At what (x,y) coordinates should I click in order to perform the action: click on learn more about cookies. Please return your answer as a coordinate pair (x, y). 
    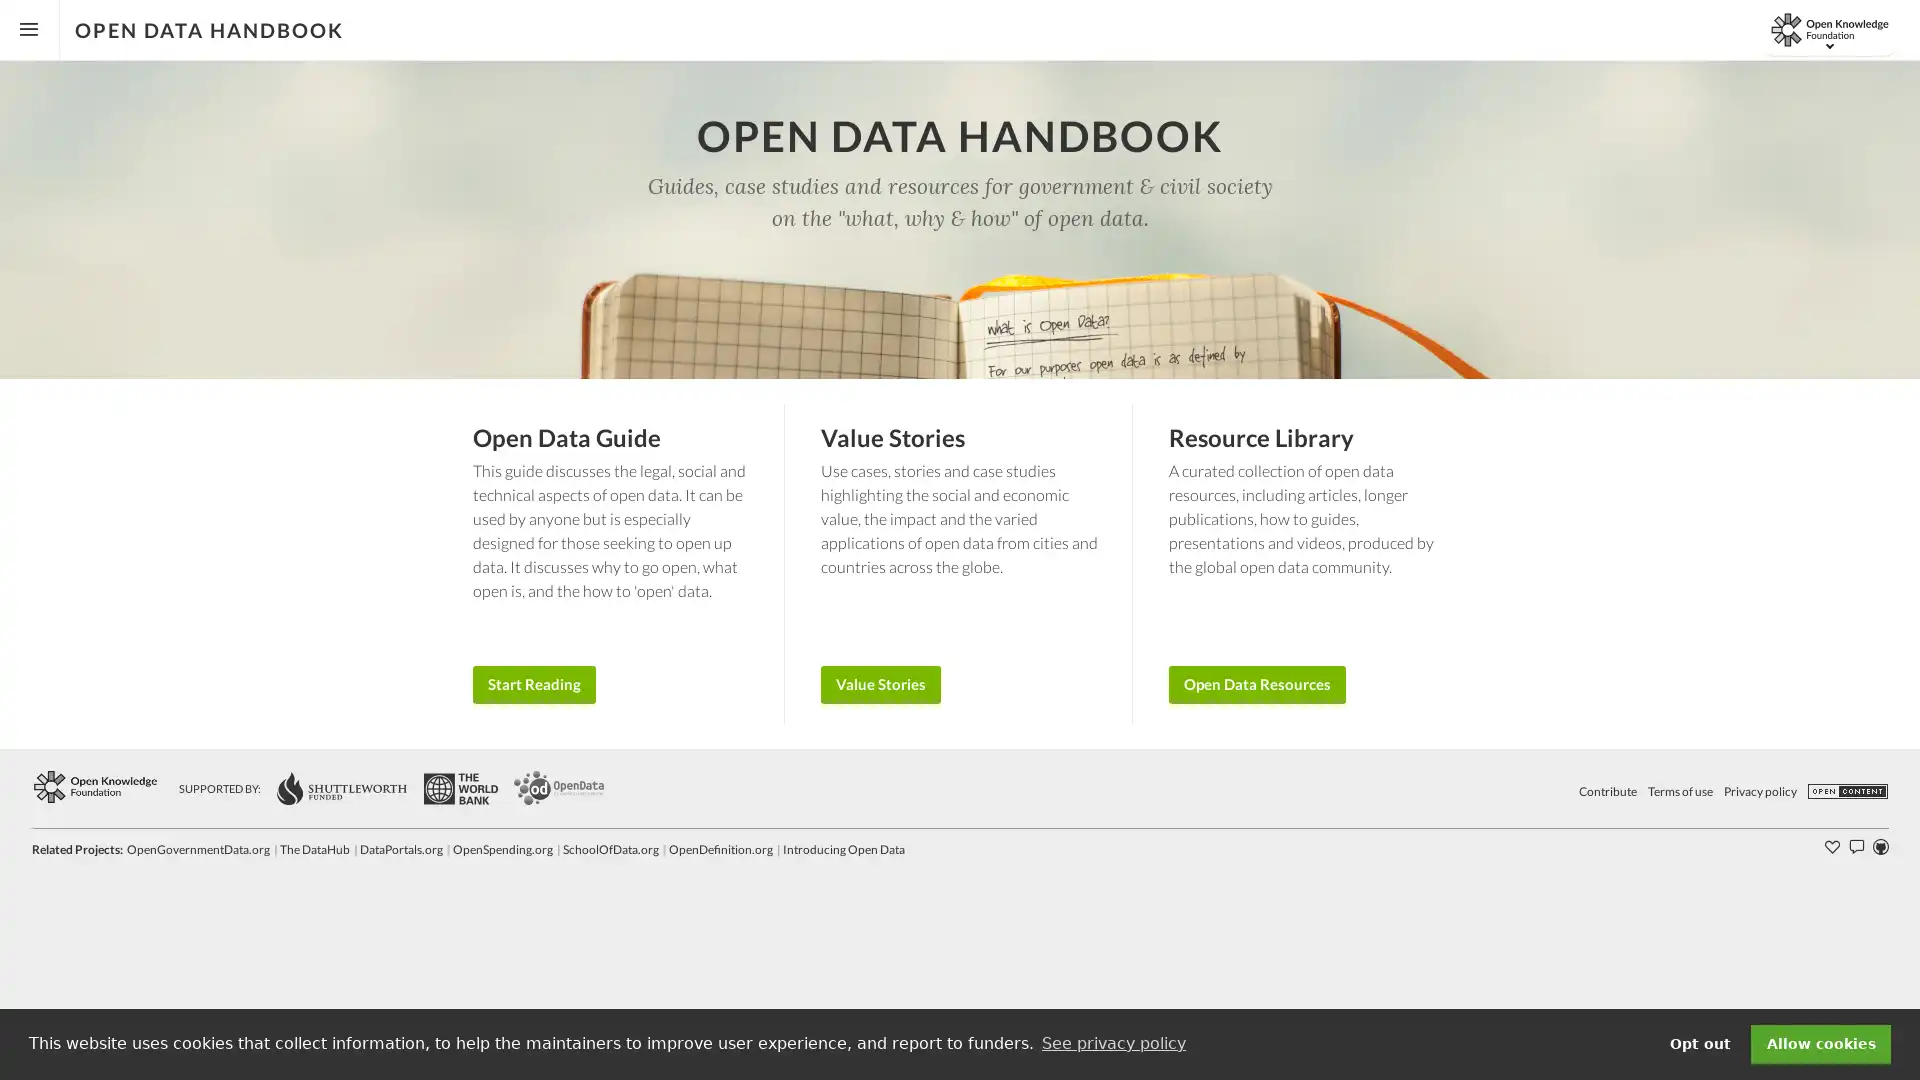
    Looking at the image, I should click on (1112, 1043).